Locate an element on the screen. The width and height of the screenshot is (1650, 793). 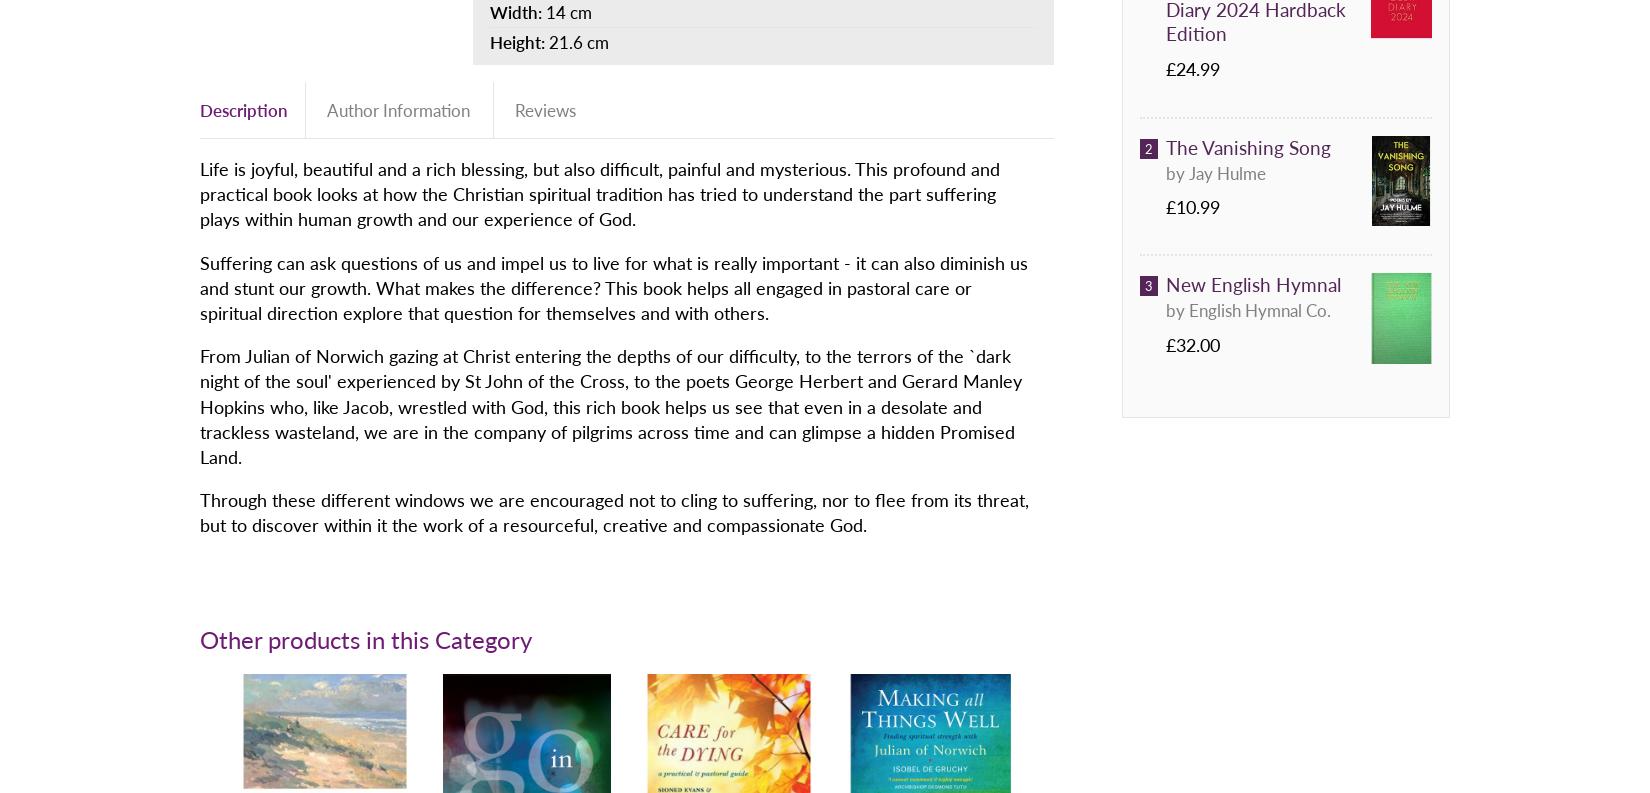
'Width:' is located at coordinates (489, 10).